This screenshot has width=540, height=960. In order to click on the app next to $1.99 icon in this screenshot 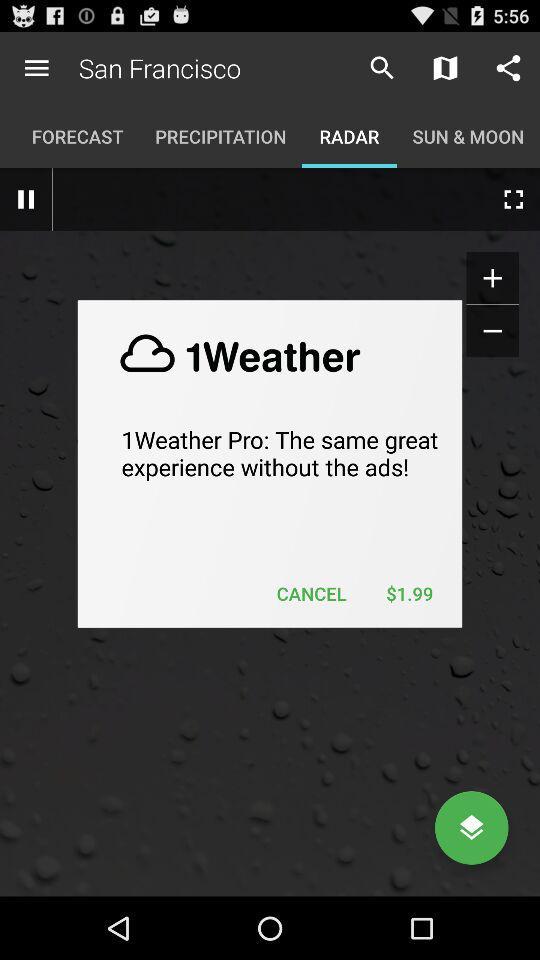, I will do `click(311, 593)`.